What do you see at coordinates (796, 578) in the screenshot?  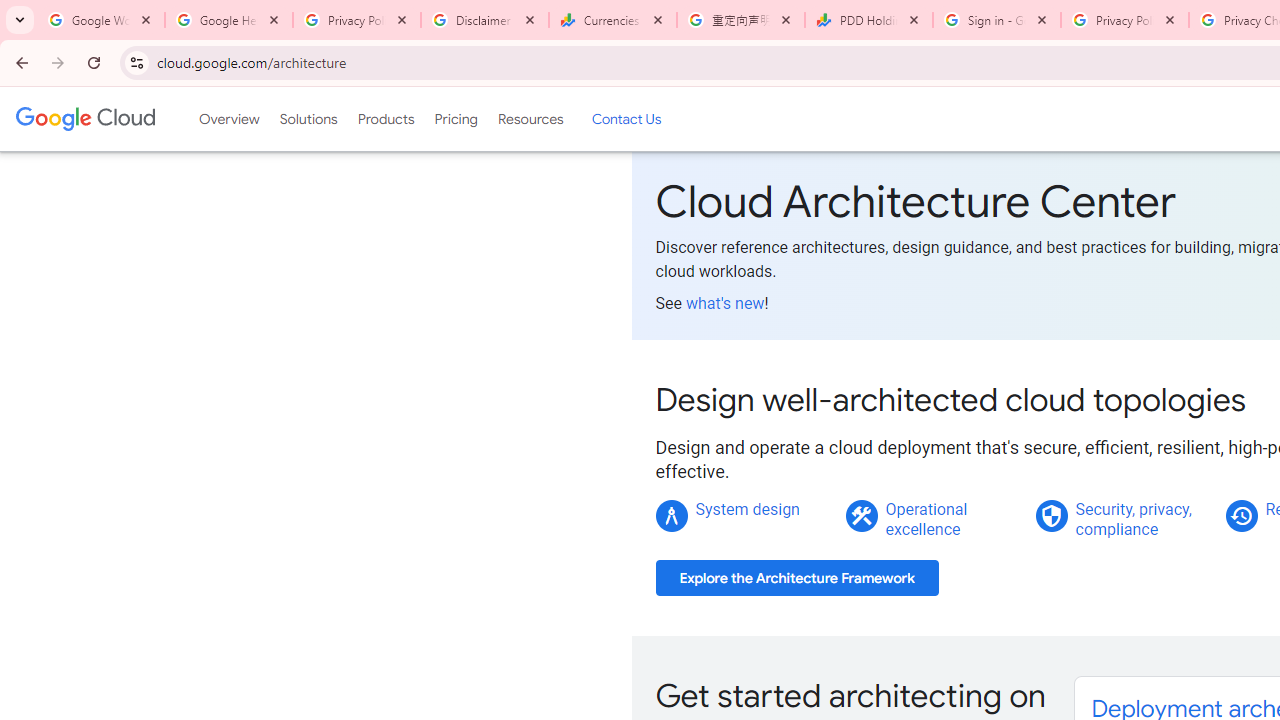 I see `'Explore the Architecture Framework'` at bounding box center [796, 578].